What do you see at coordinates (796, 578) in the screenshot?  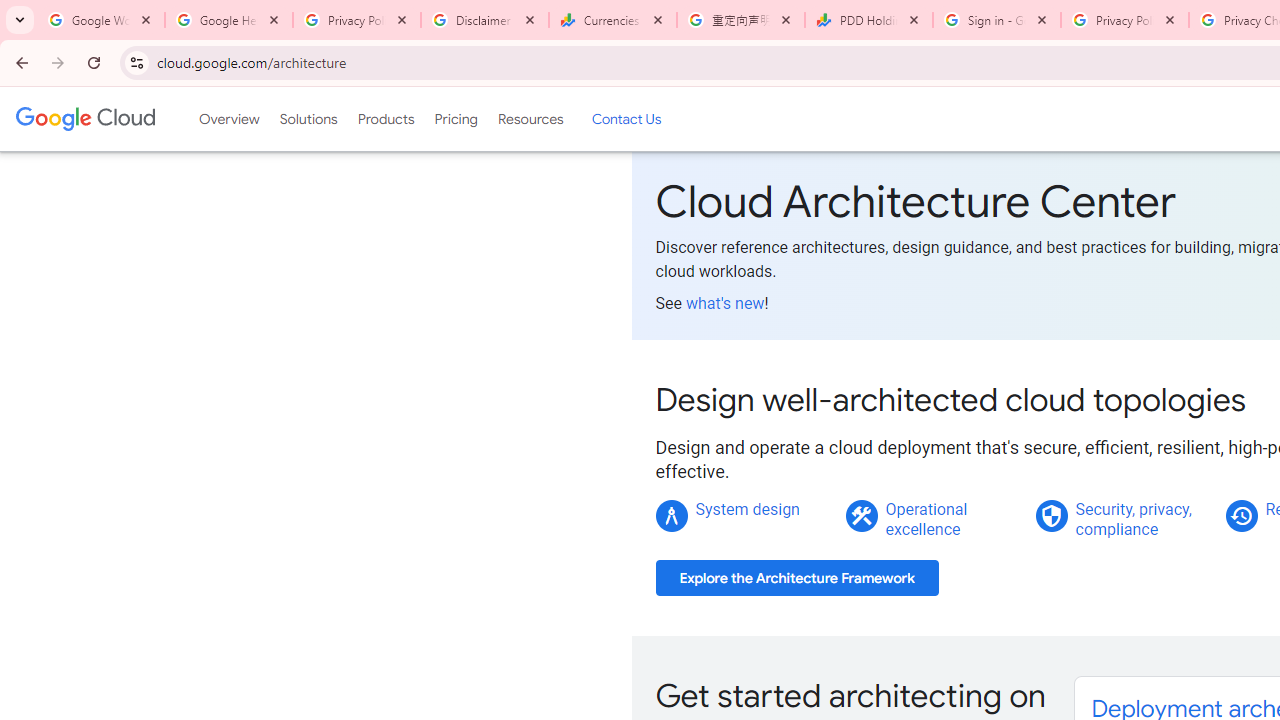 I see `'Explore the Architecture Framework'` at bounding box center [796, 578].